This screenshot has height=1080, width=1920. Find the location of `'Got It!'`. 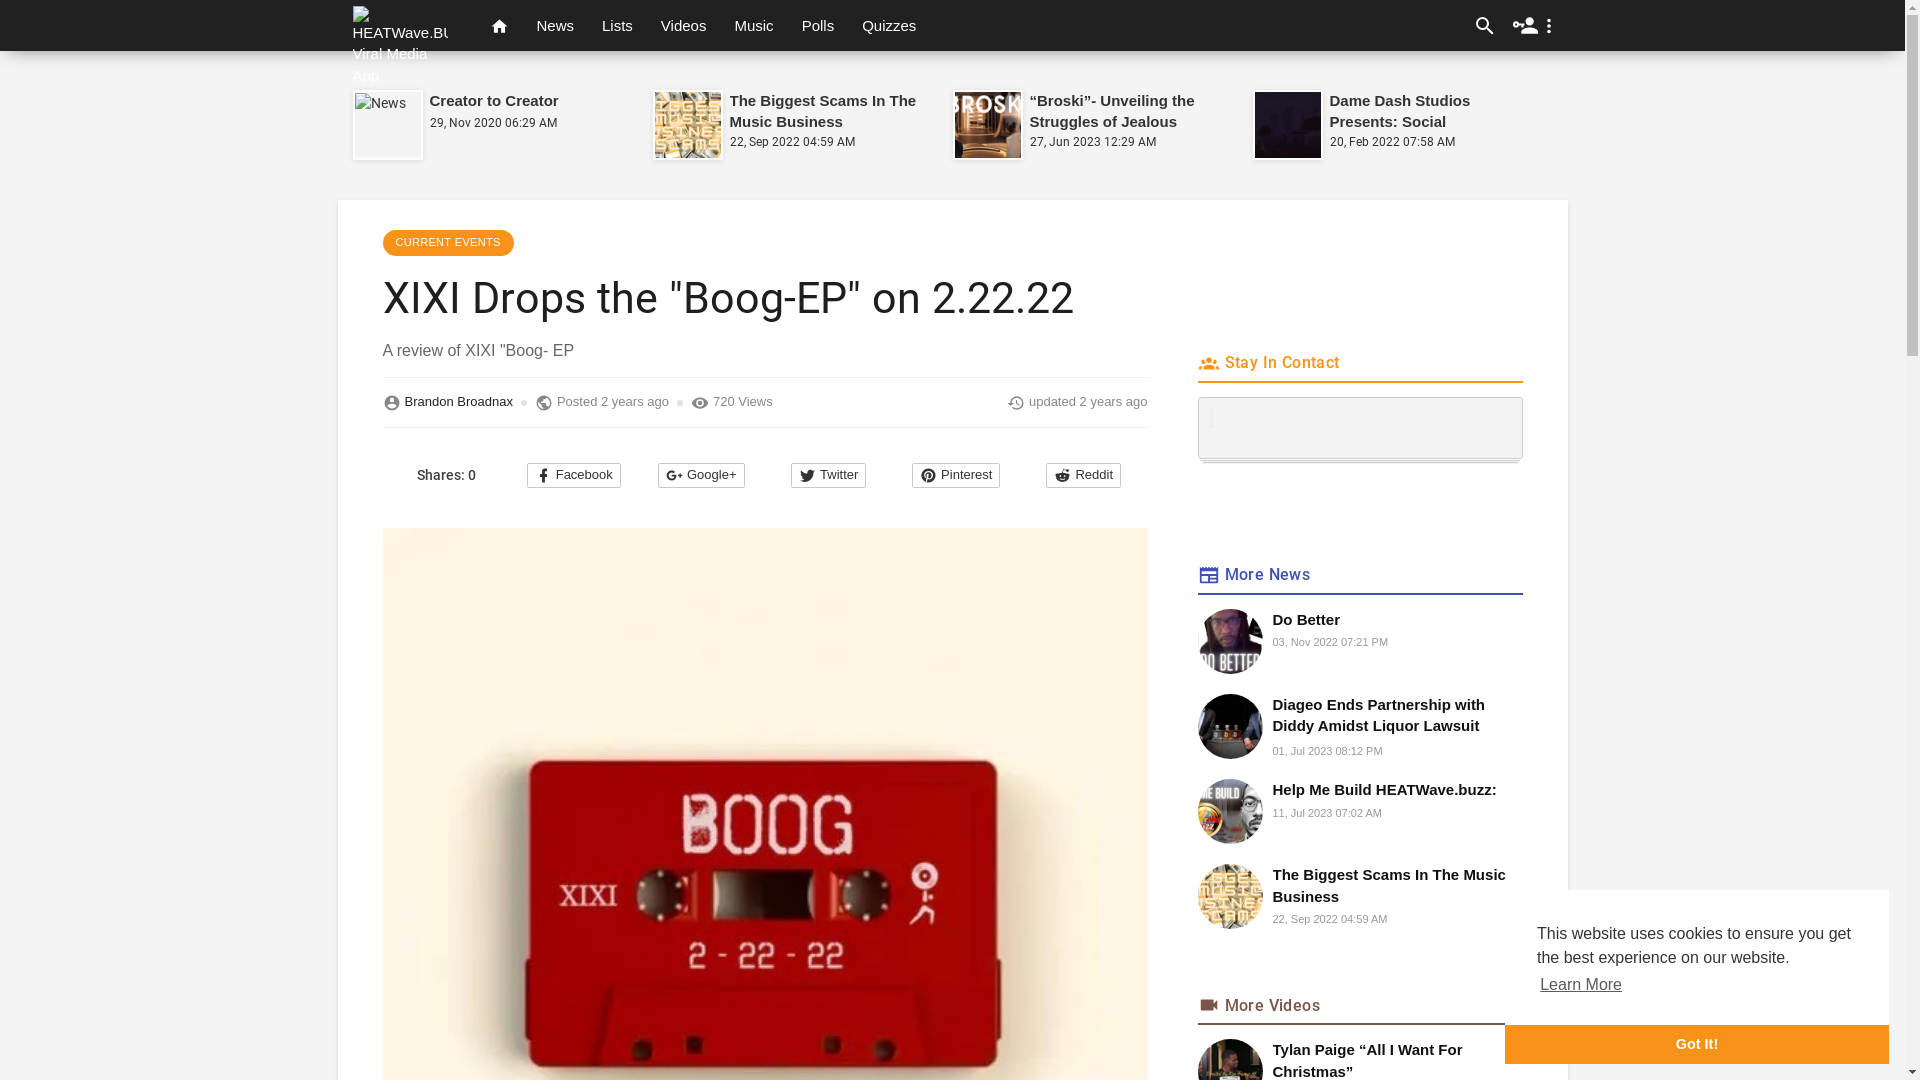

'Got It!' is located at coordinates (1696, 1043).